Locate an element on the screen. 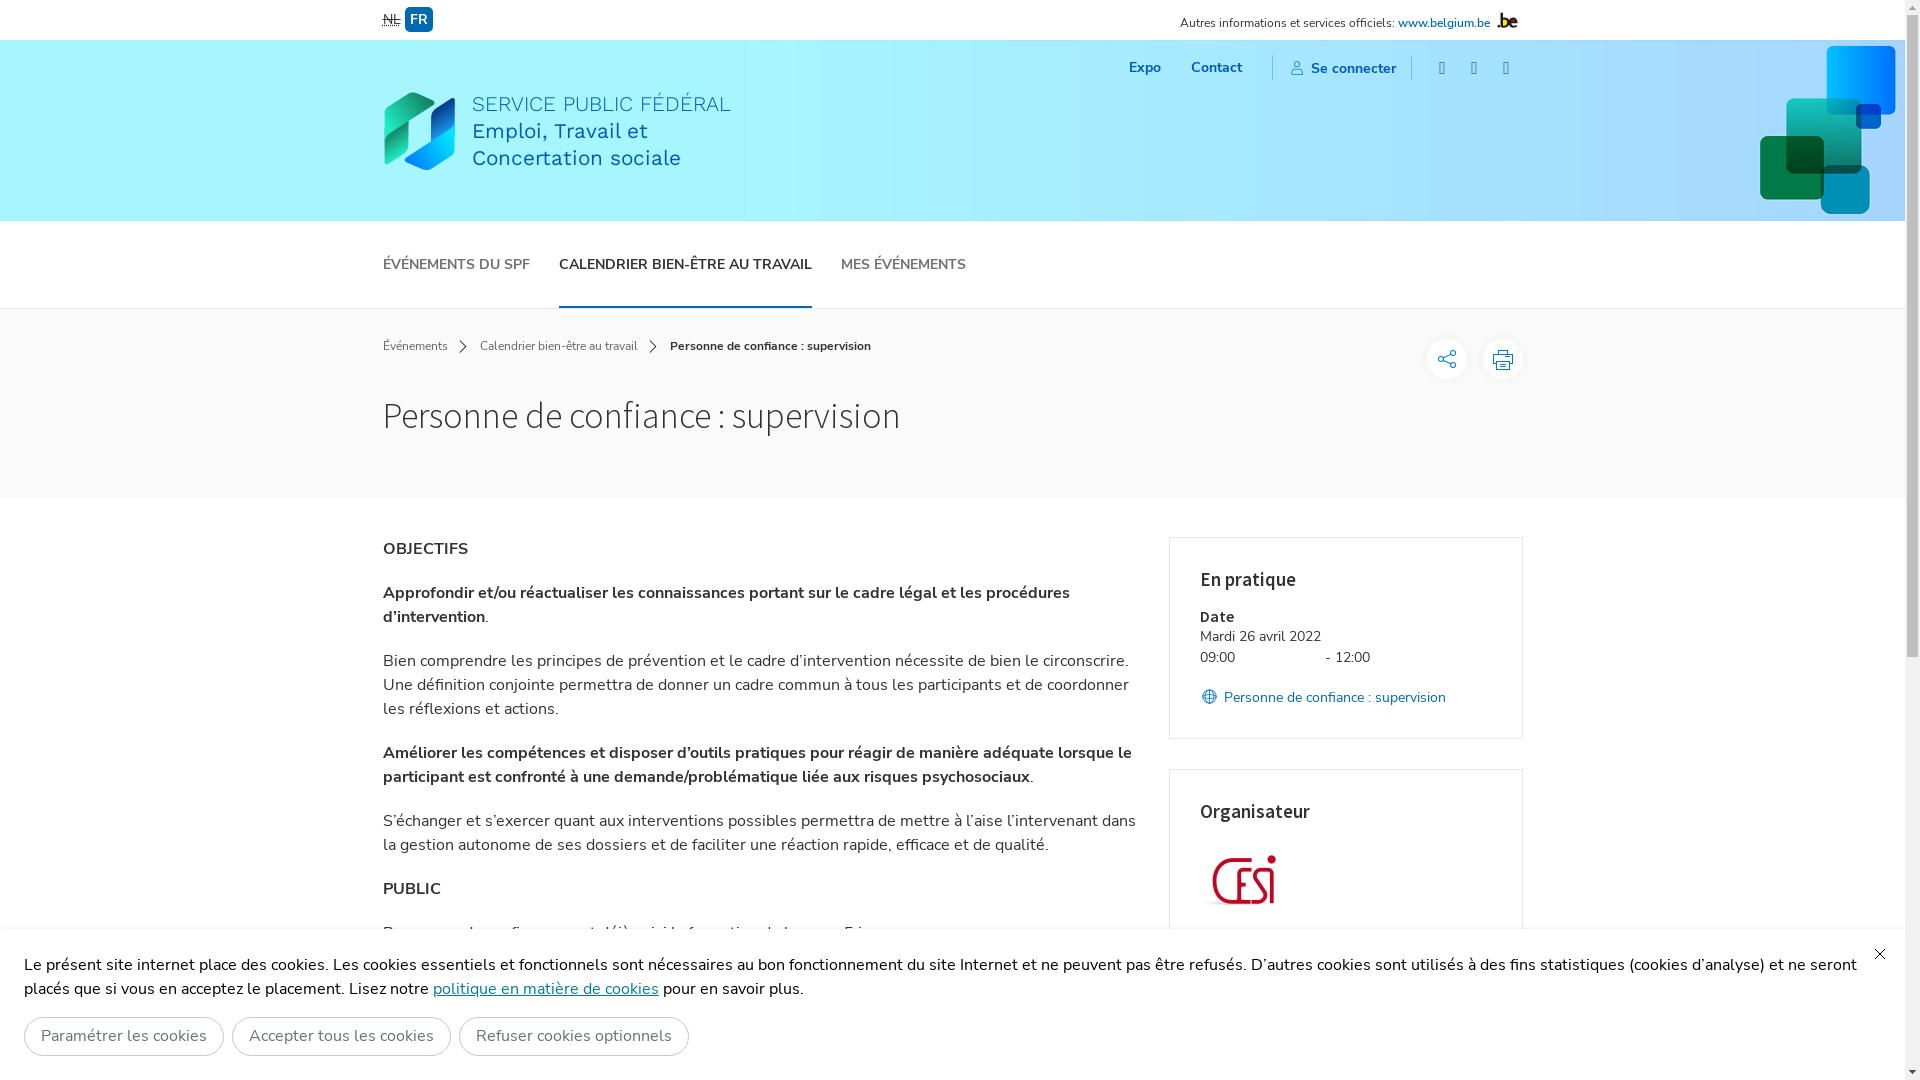 This screenshot has width=1920, height=1080. 'Contact' is located at coordinates (1214, 66).